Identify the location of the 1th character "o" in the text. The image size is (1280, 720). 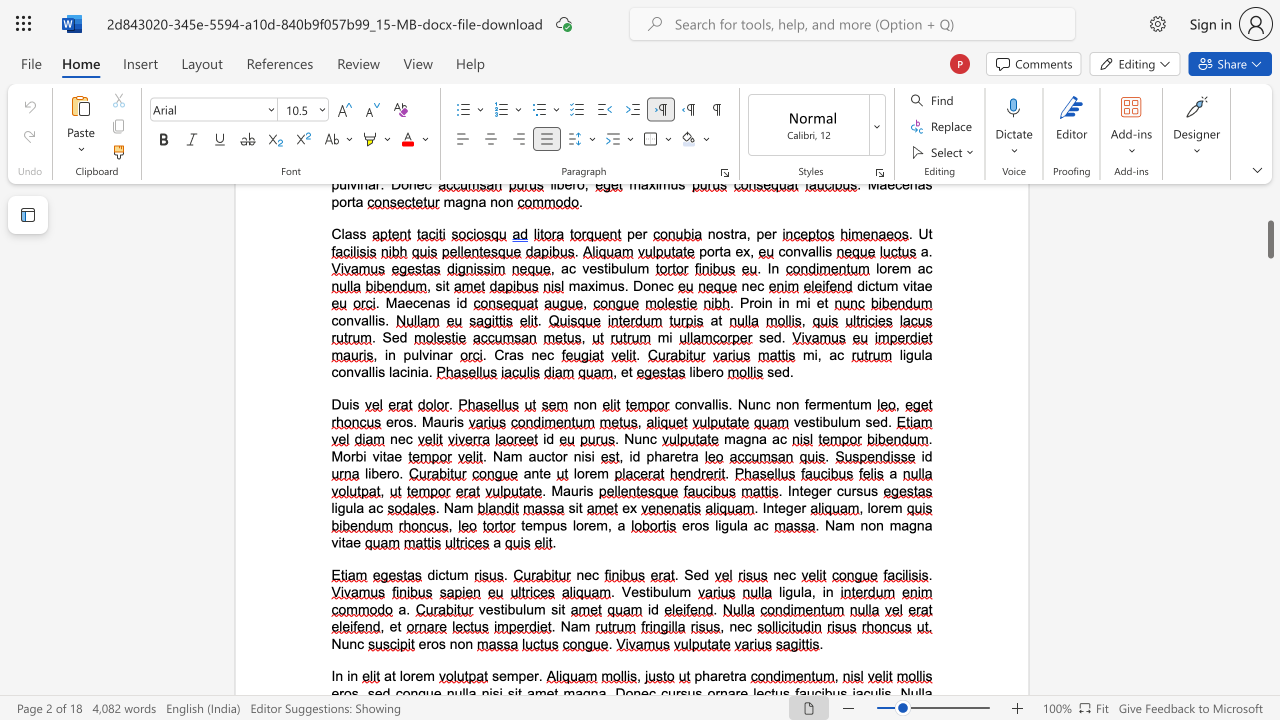
(405, 675).